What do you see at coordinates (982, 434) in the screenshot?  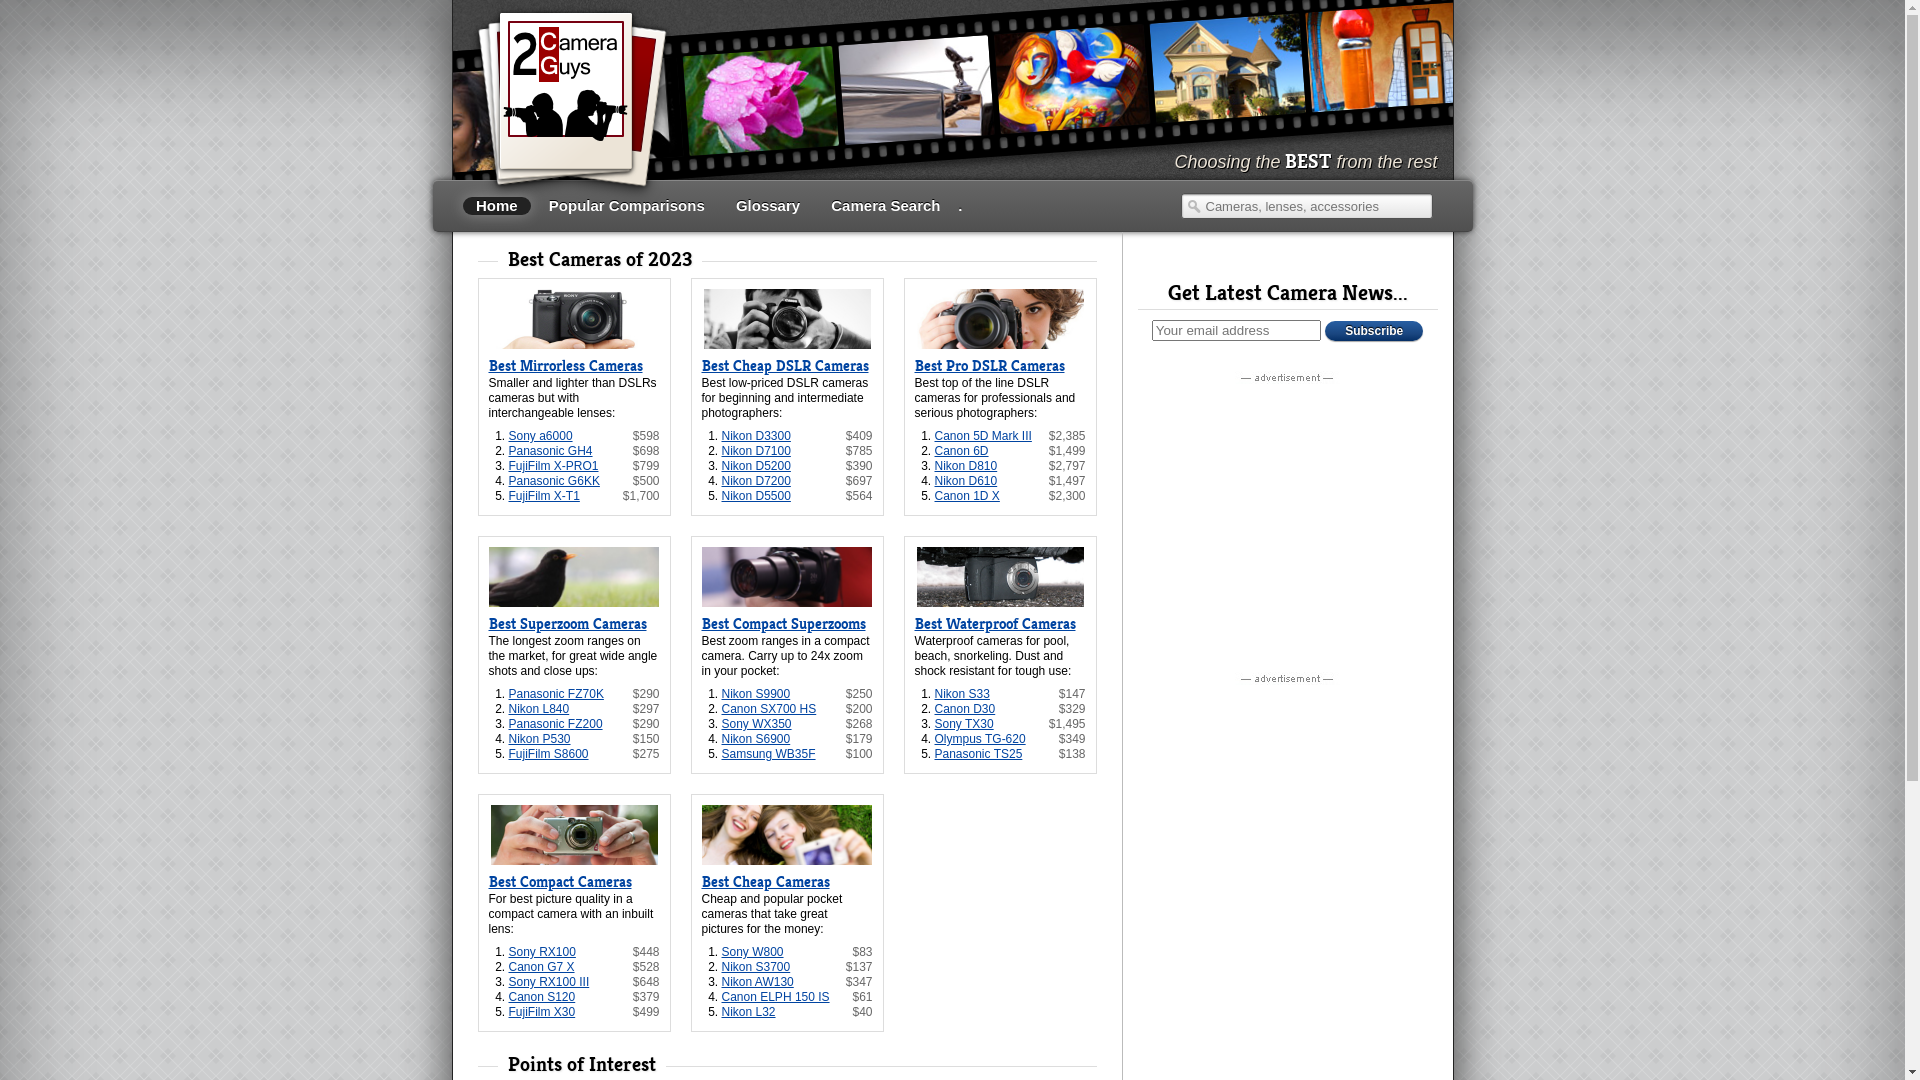 I see `'Canon 5D Mark III'` at bounding box center [982, 434].